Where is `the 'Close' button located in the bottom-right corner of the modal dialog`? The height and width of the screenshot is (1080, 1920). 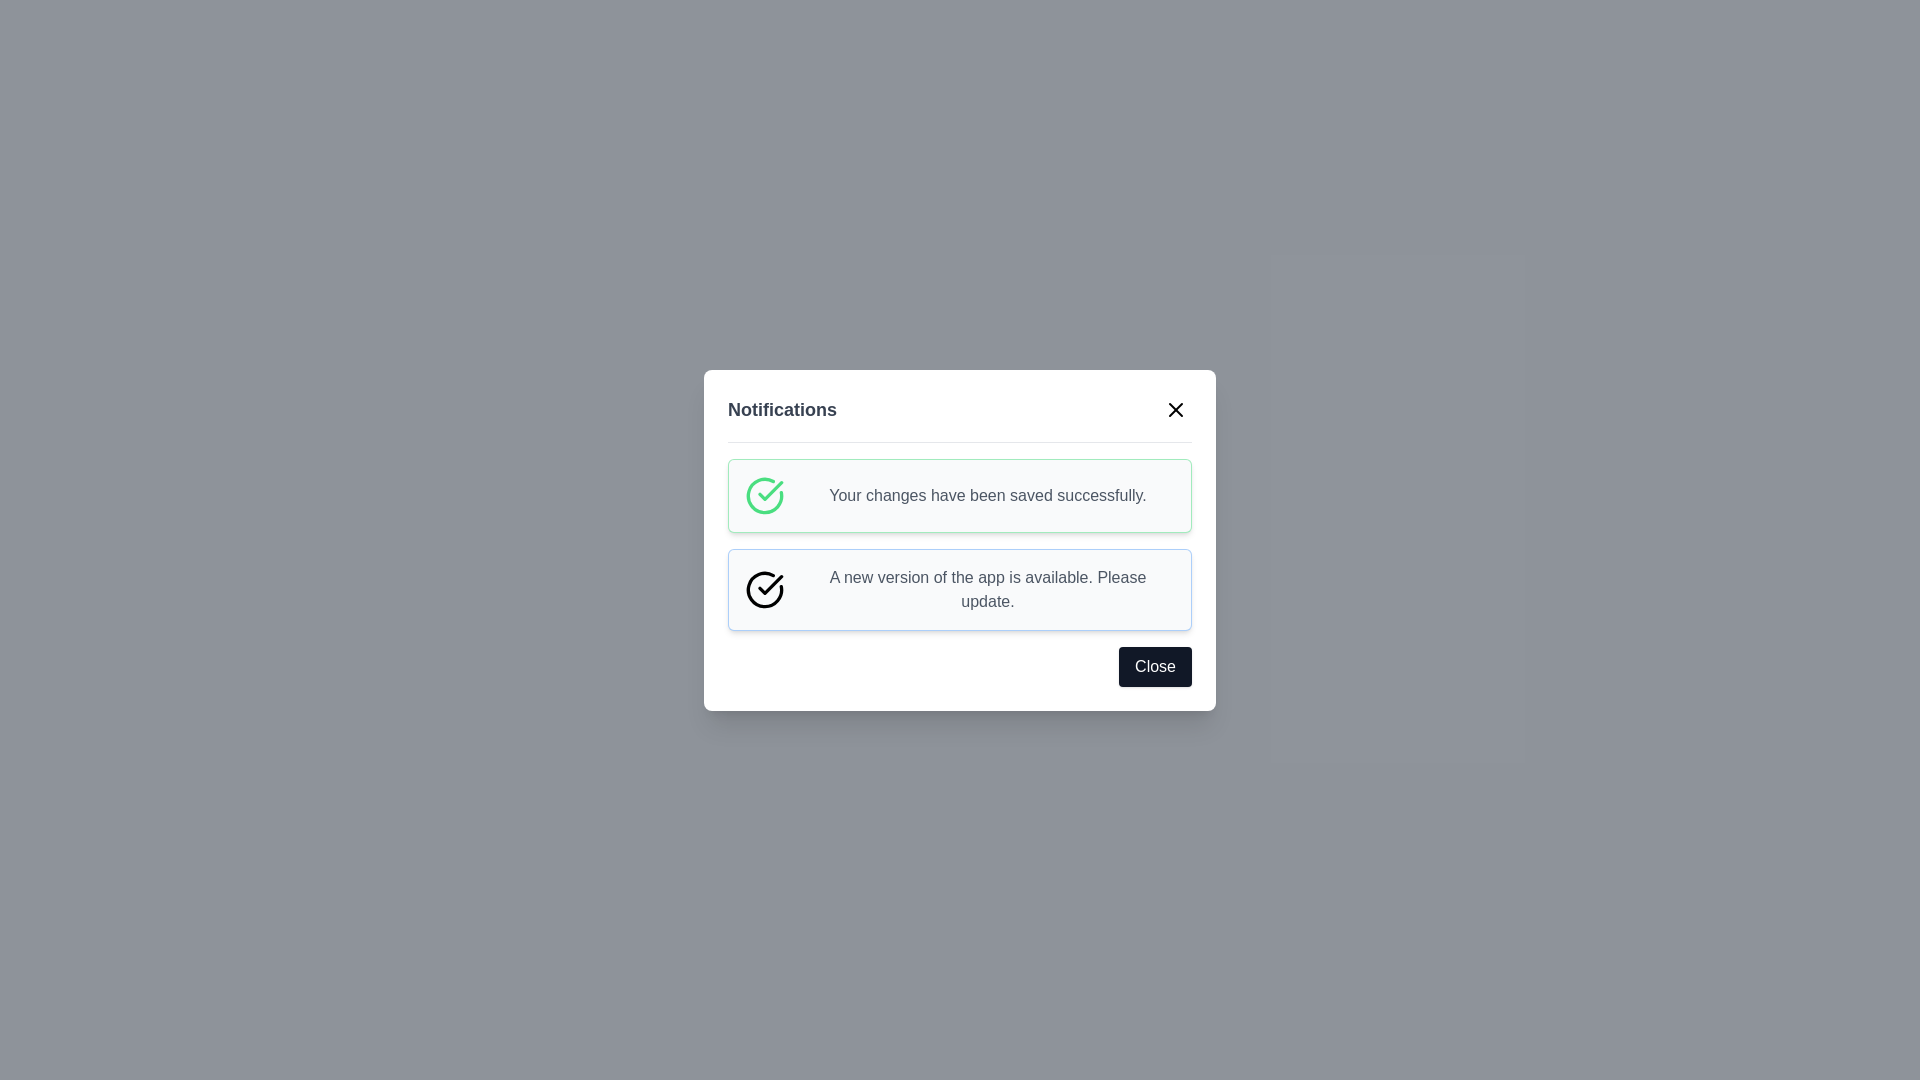 the 'Close' button located in the bottom-right corner of the modal dialog is located at coordinates (1155, 666).